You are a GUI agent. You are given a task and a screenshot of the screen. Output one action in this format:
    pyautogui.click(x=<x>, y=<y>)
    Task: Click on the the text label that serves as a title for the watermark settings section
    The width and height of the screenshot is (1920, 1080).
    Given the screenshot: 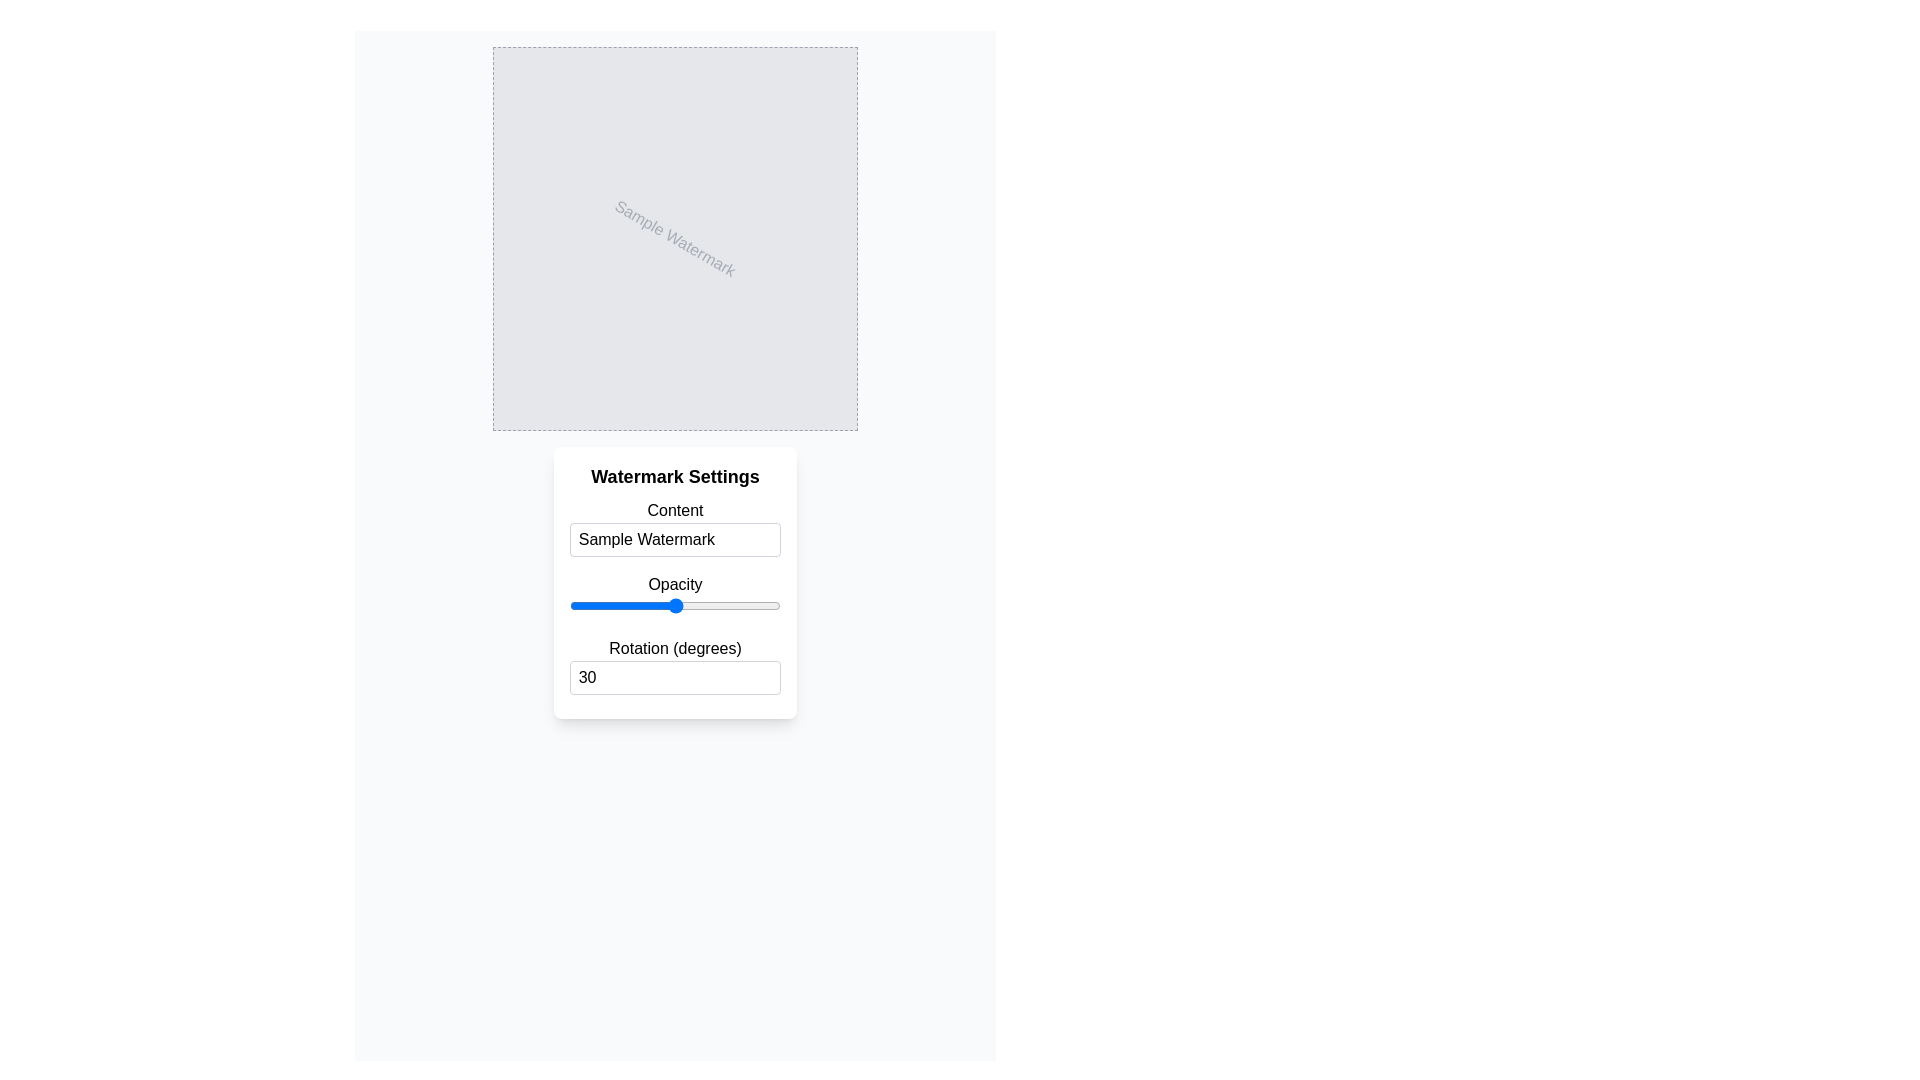 What is the action you would take?
    pyautogui.click(x=675, y=477)
    